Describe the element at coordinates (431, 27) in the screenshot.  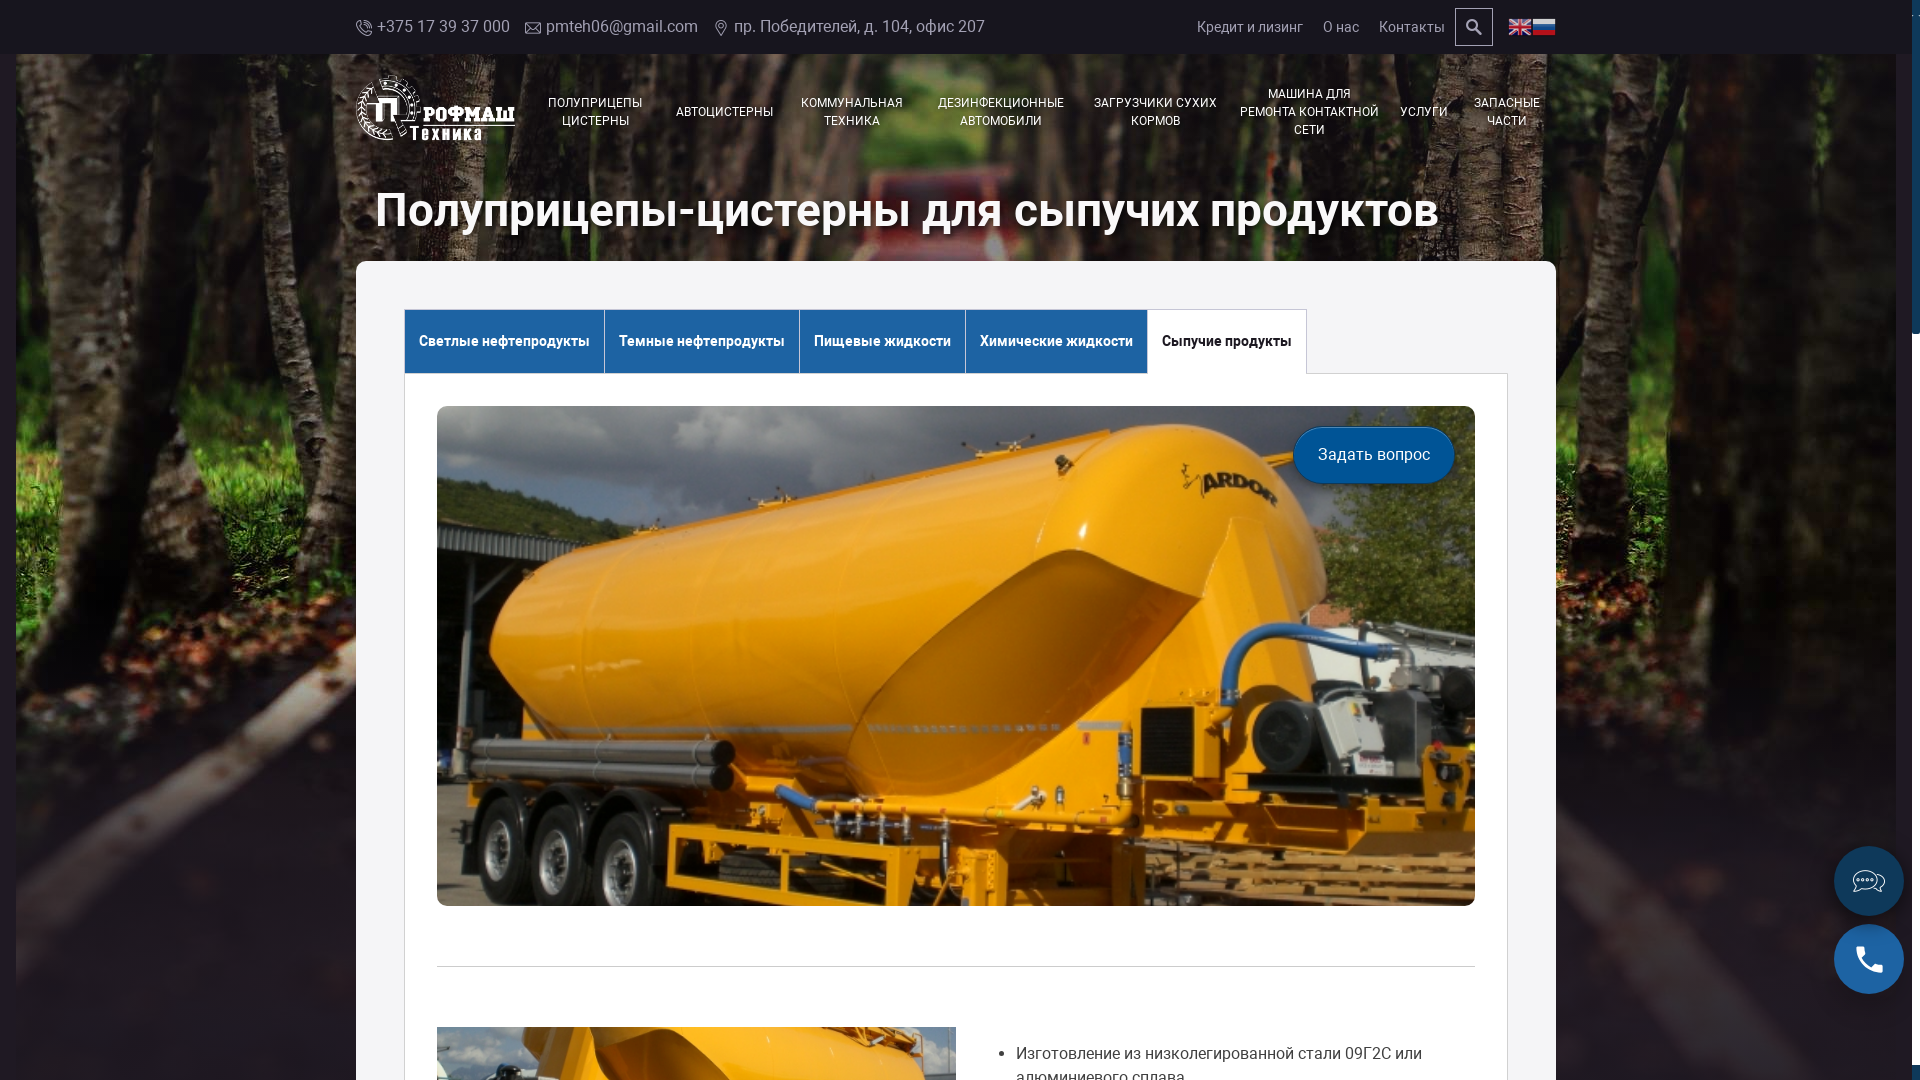
I see `'+375 17 39 37 000'` at that location.